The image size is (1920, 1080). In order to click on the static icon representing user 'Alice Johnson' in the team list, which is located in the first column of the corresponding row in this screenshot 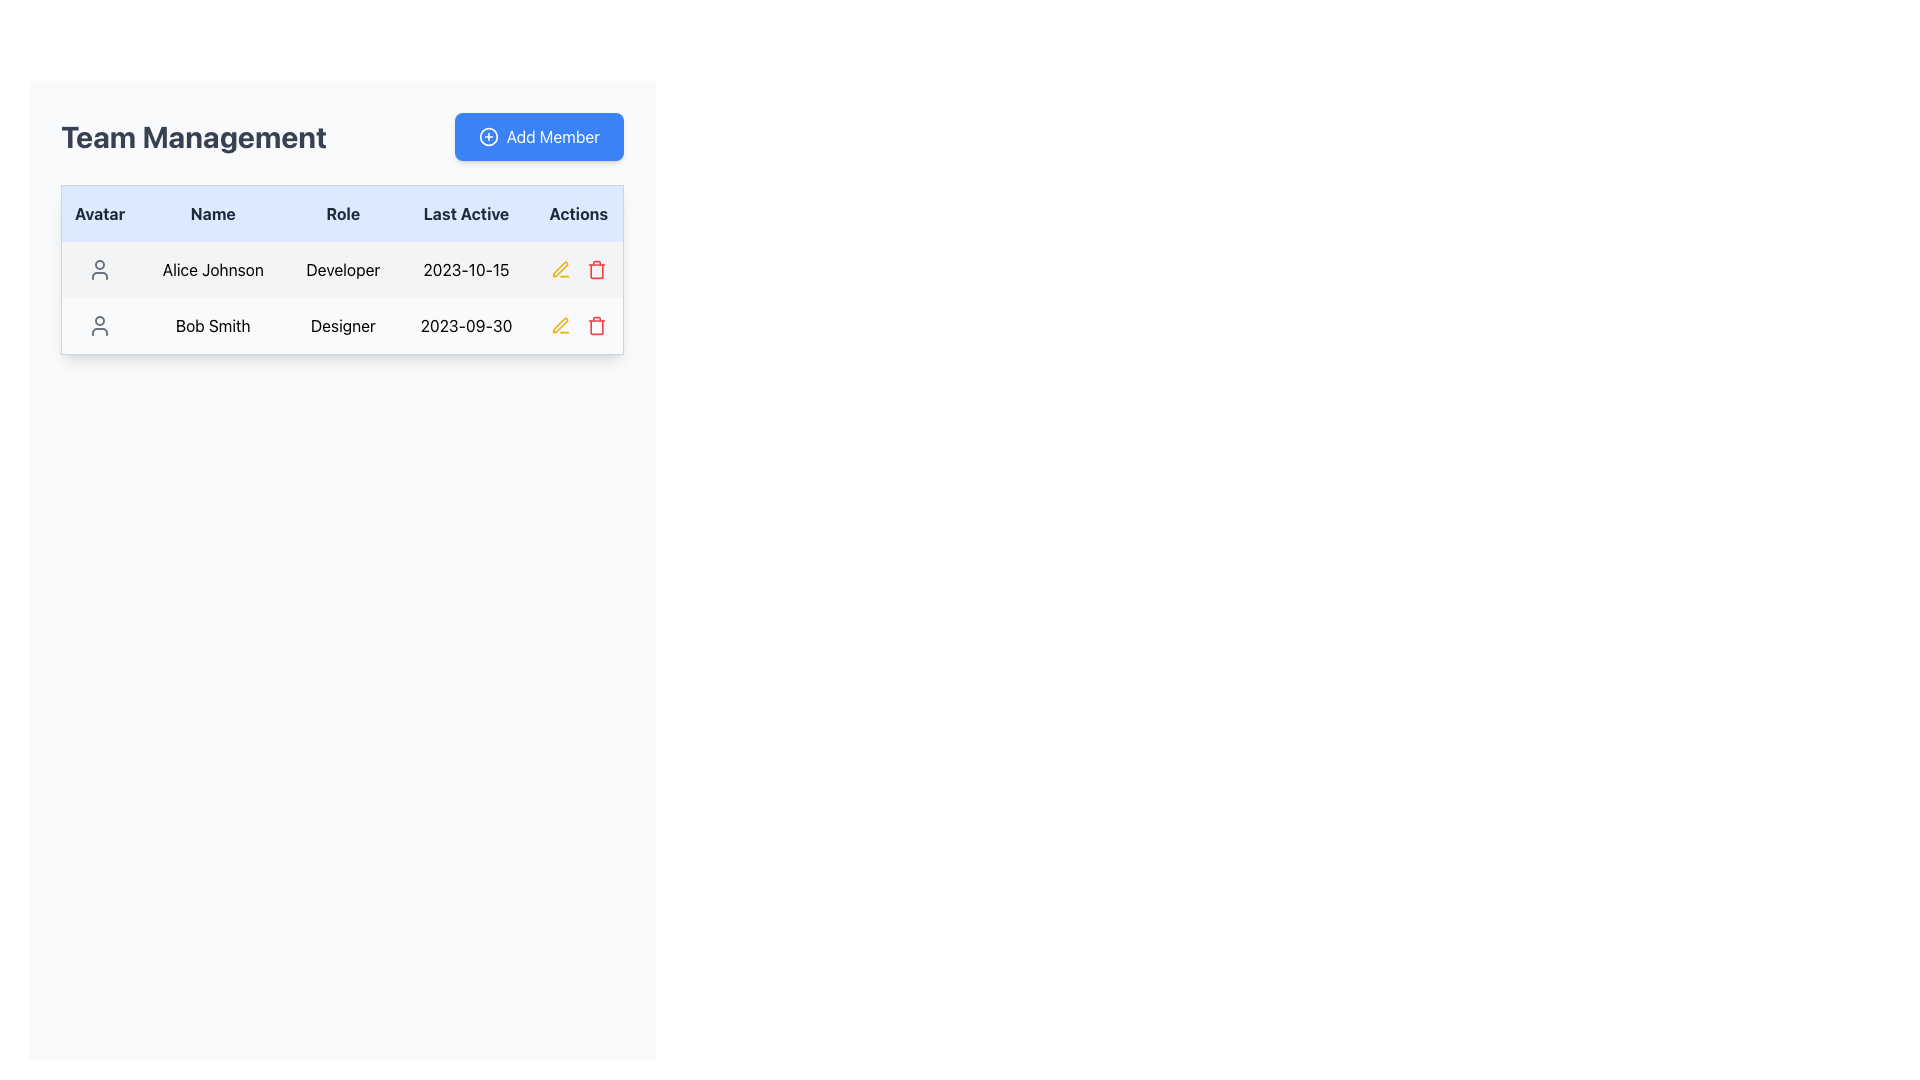, I will do `click(98, 270)`.